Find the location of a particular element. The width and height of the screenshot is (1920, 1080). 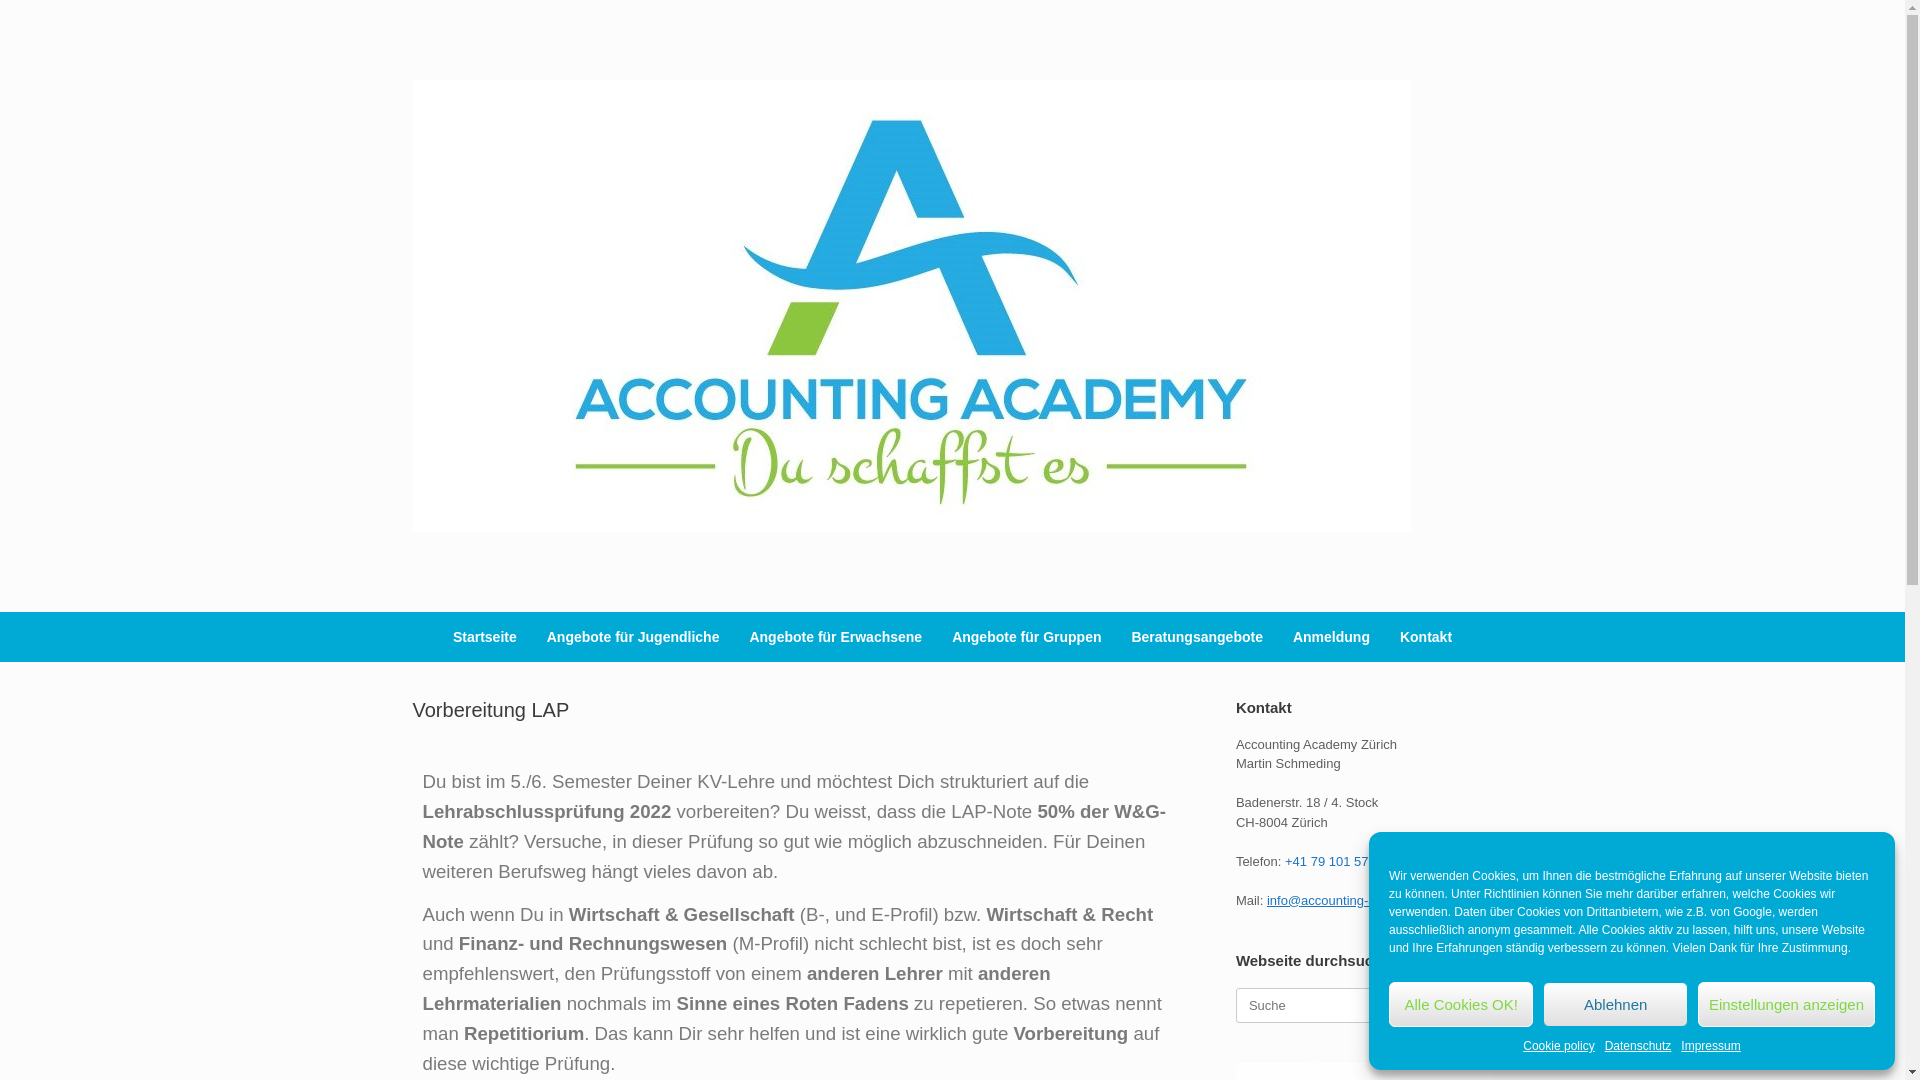

'Datenschutz' is located at coordinates (1638, 1044).